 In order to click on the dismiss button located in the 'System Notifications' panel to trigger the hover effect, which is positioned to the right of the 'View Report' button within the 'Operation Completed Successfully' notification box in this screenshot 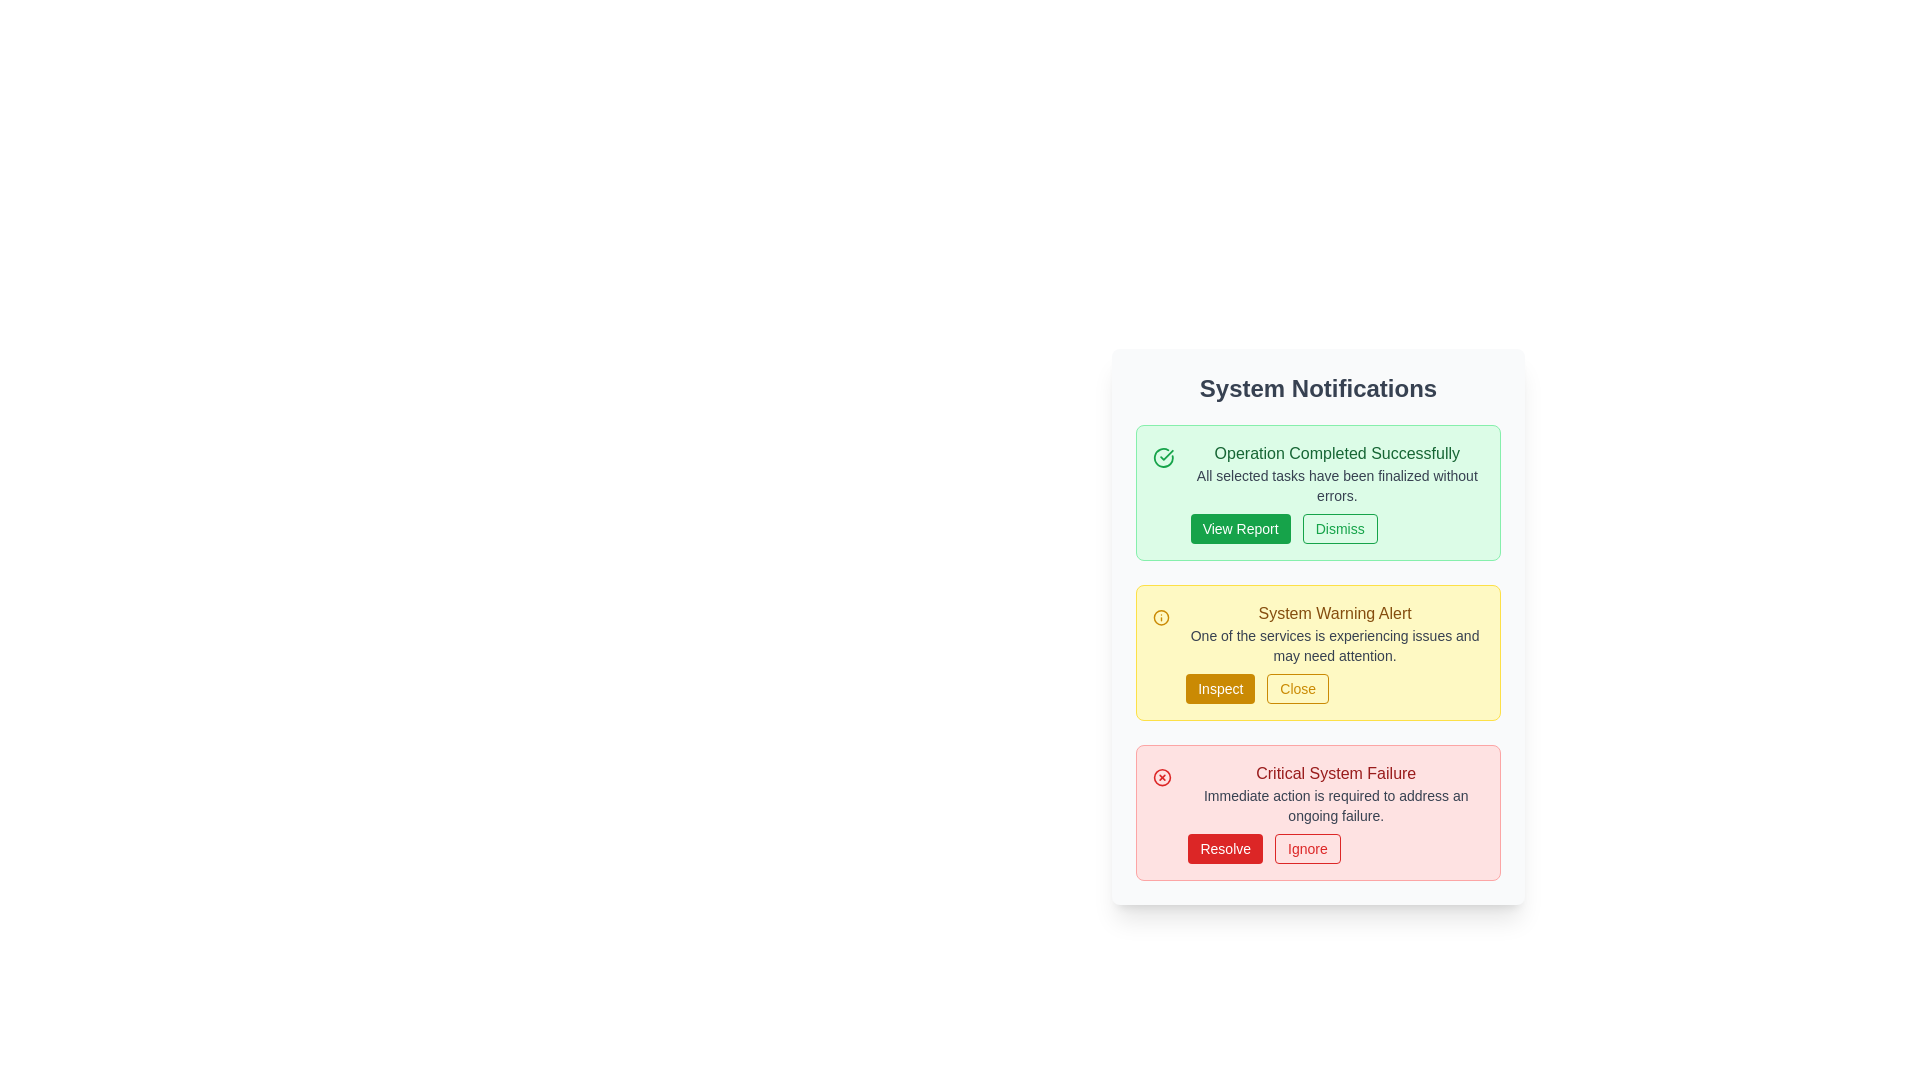, I will do `click(1340, 527)`.